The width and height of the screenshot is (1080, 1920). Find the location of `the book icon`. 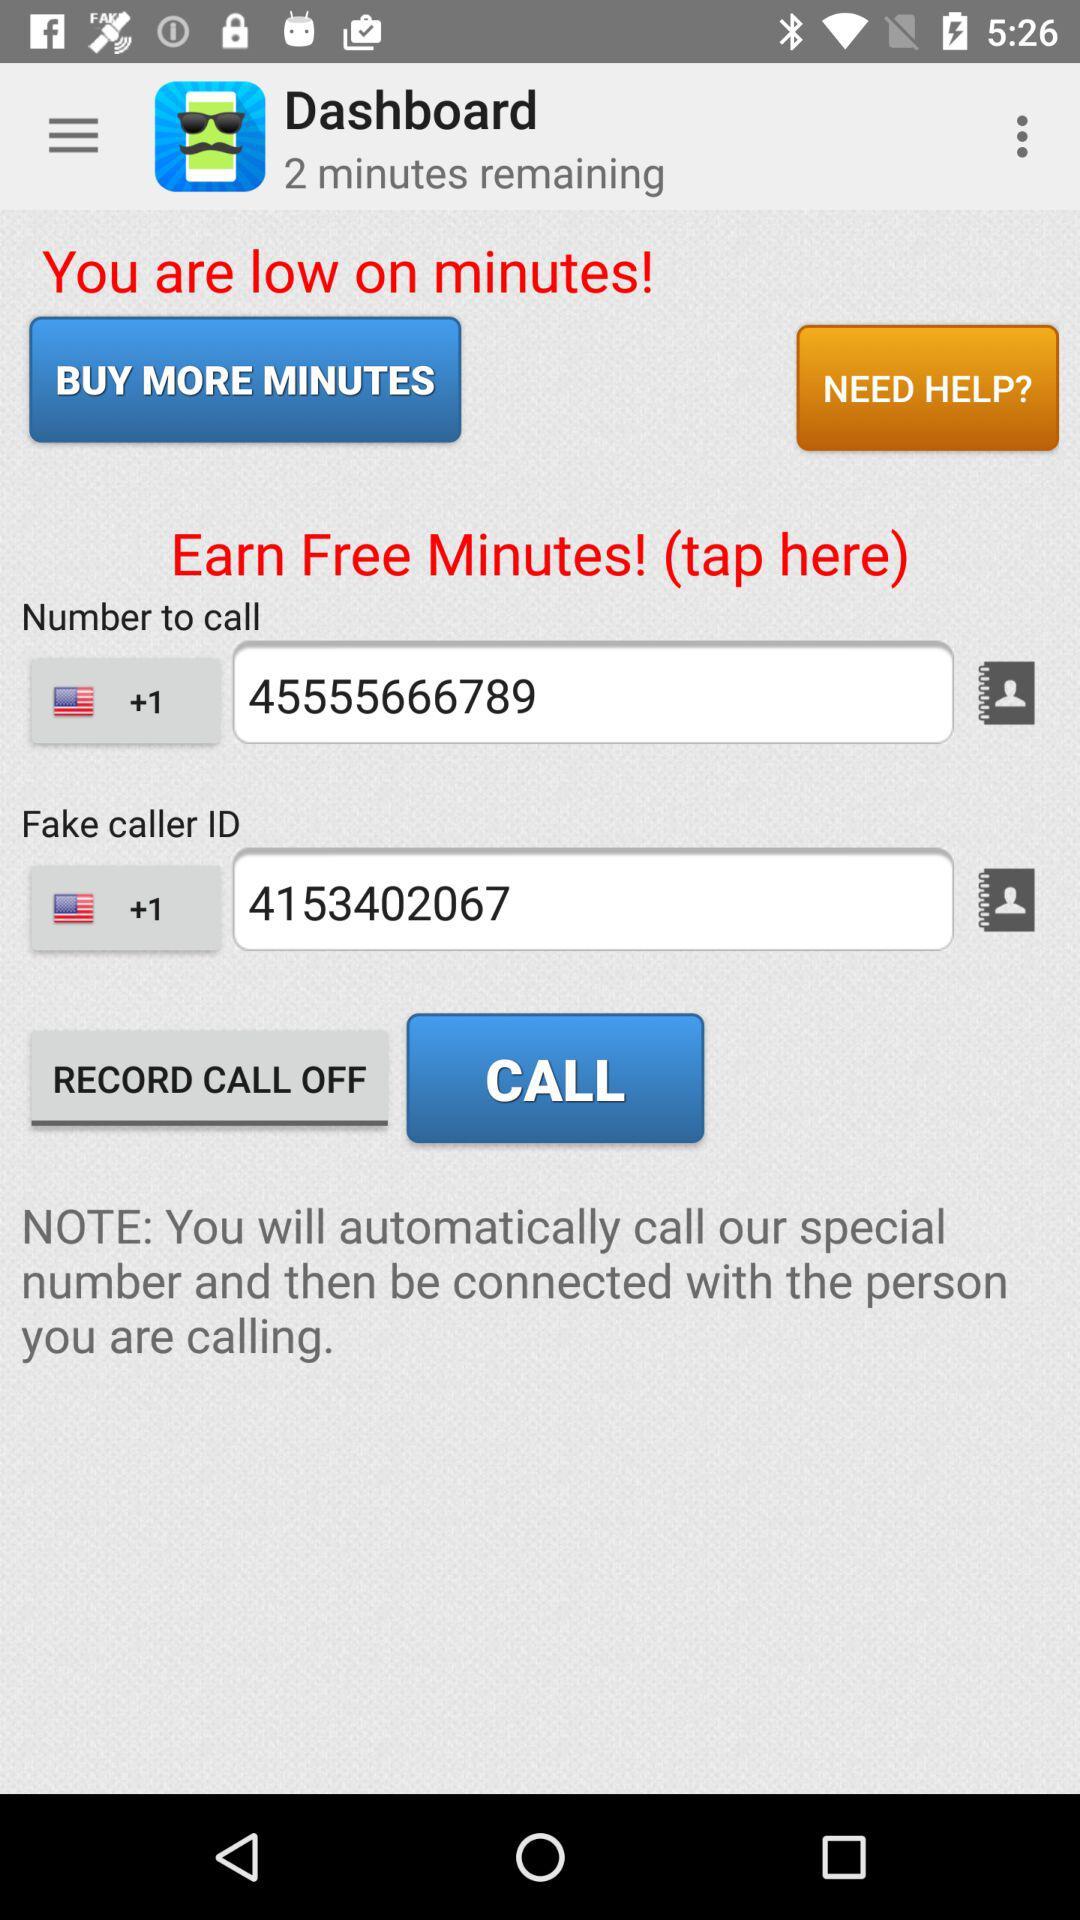

the book icon is located at coordinates (1006, 899).